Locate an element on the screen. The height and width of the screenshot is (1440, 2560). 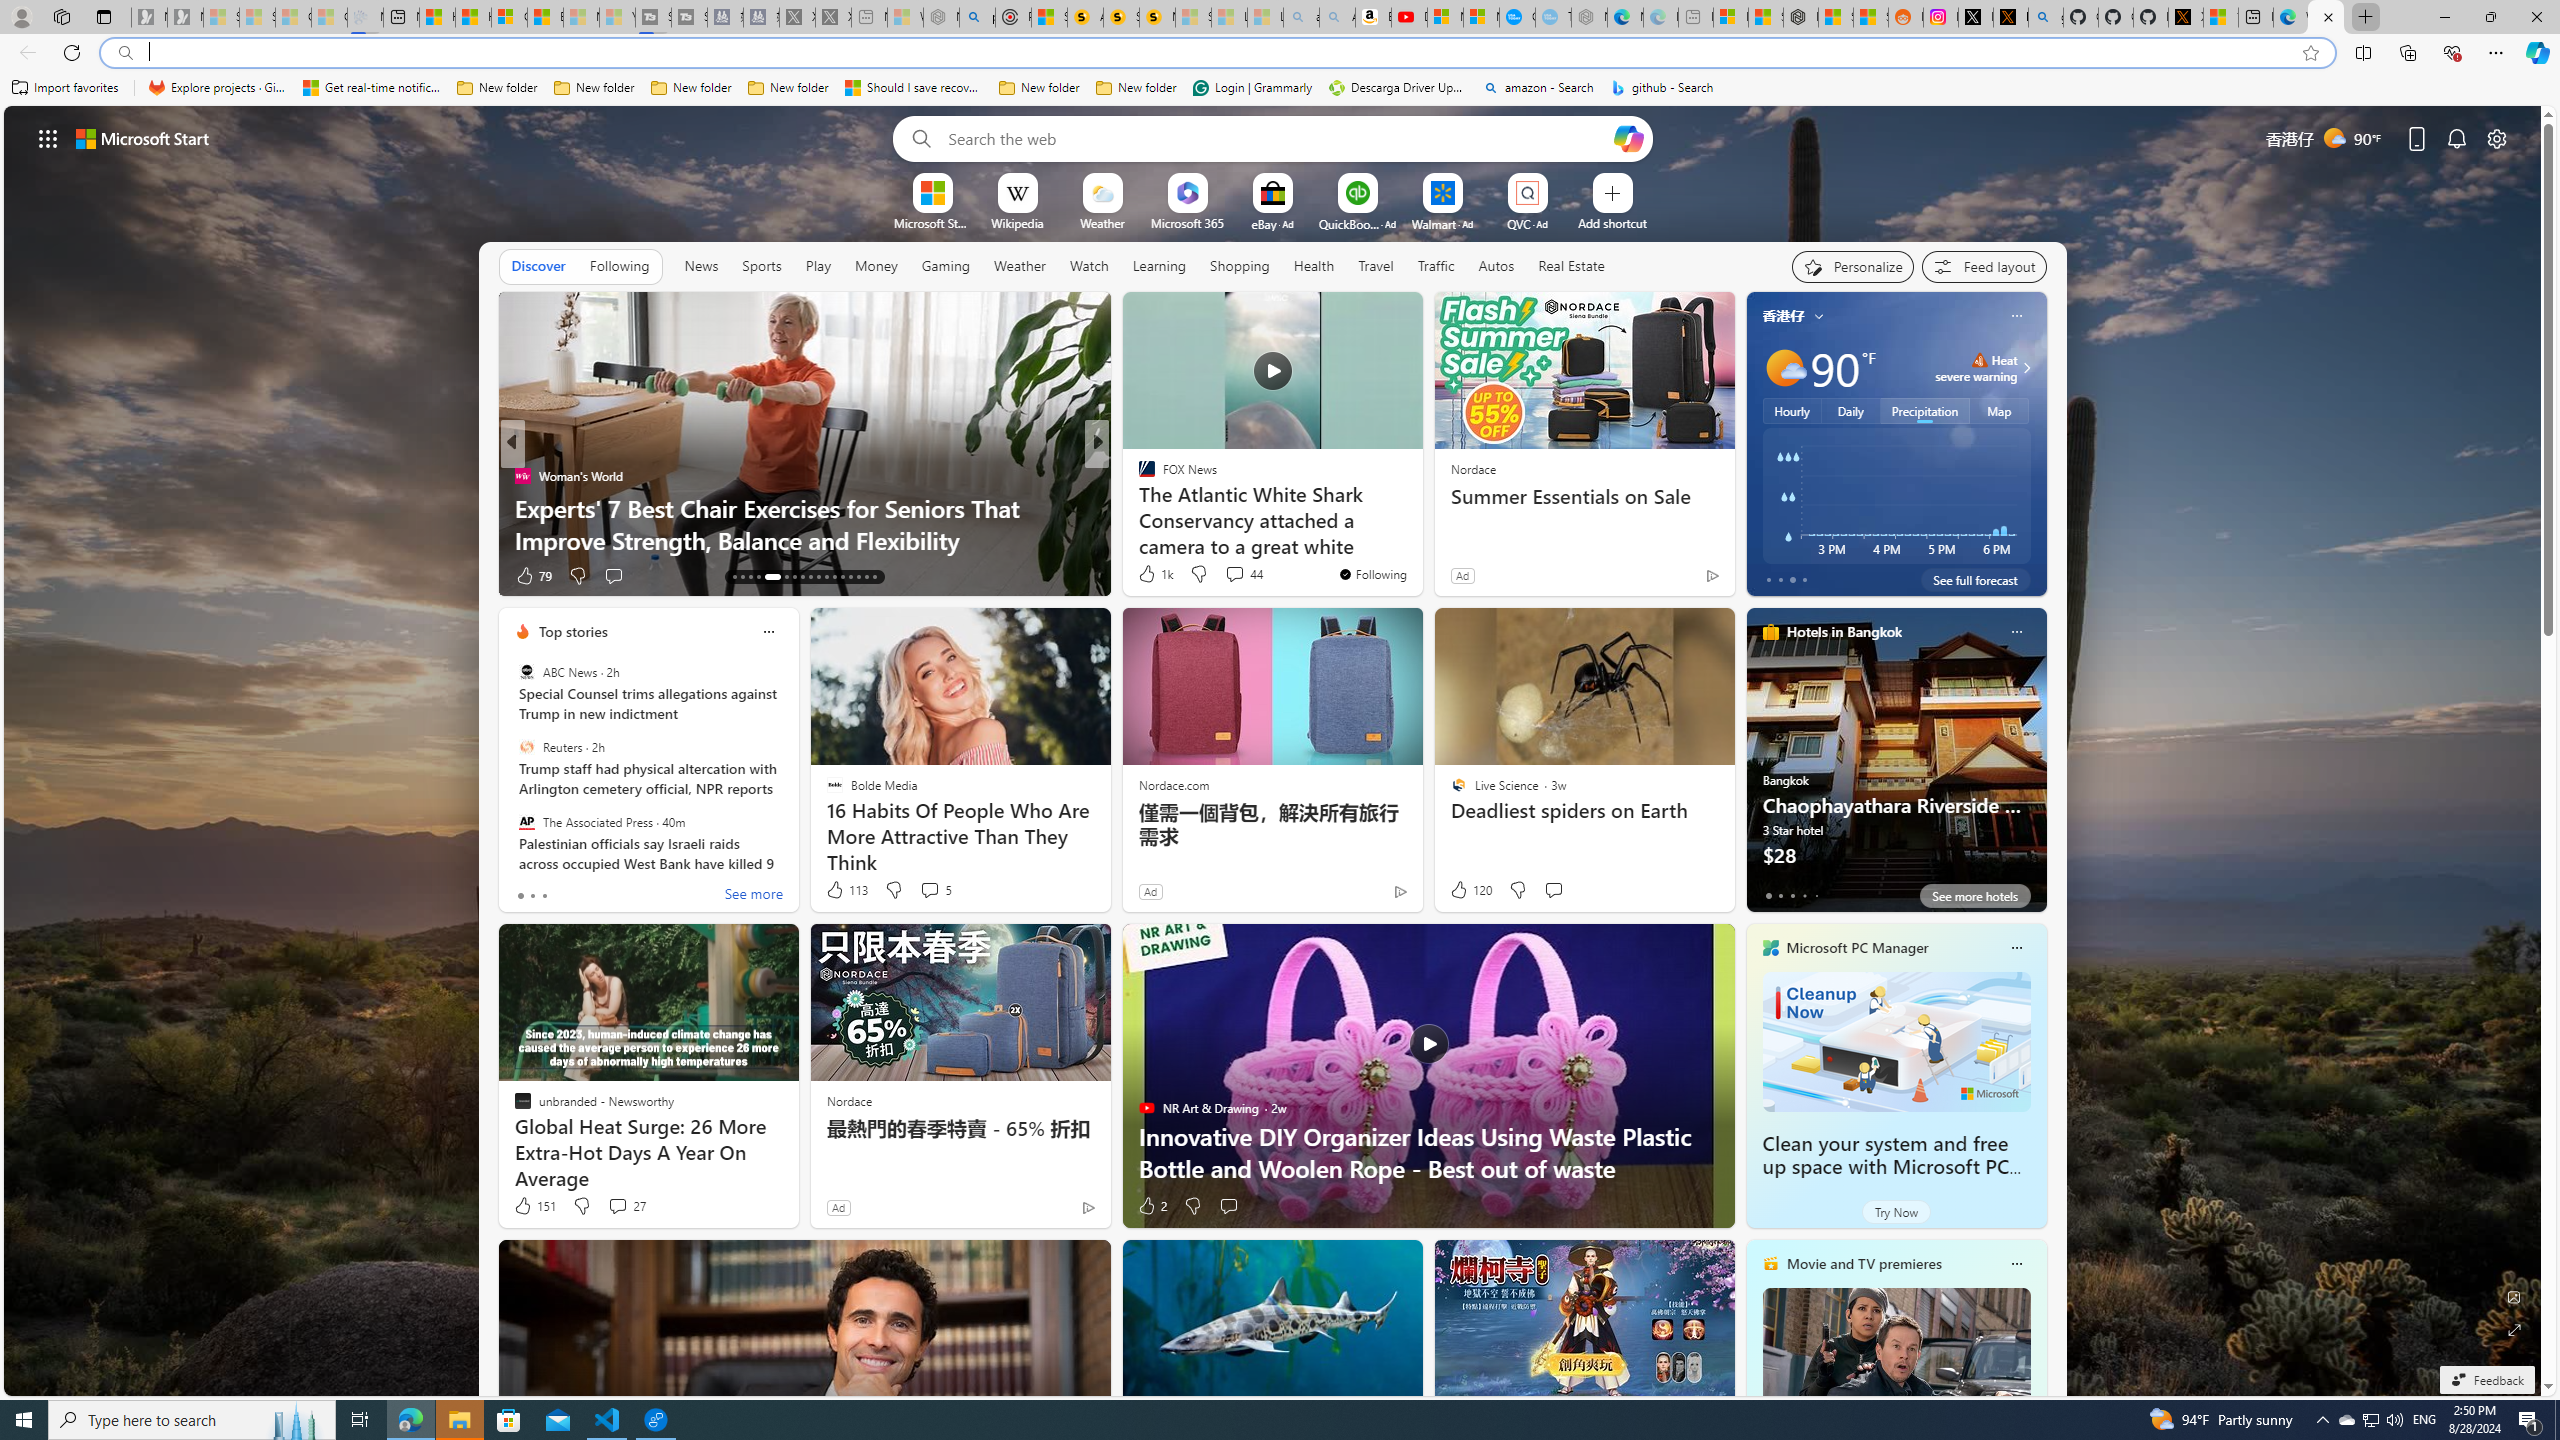
'View comments 44 Comment' is located at coordinates (1232, 574).